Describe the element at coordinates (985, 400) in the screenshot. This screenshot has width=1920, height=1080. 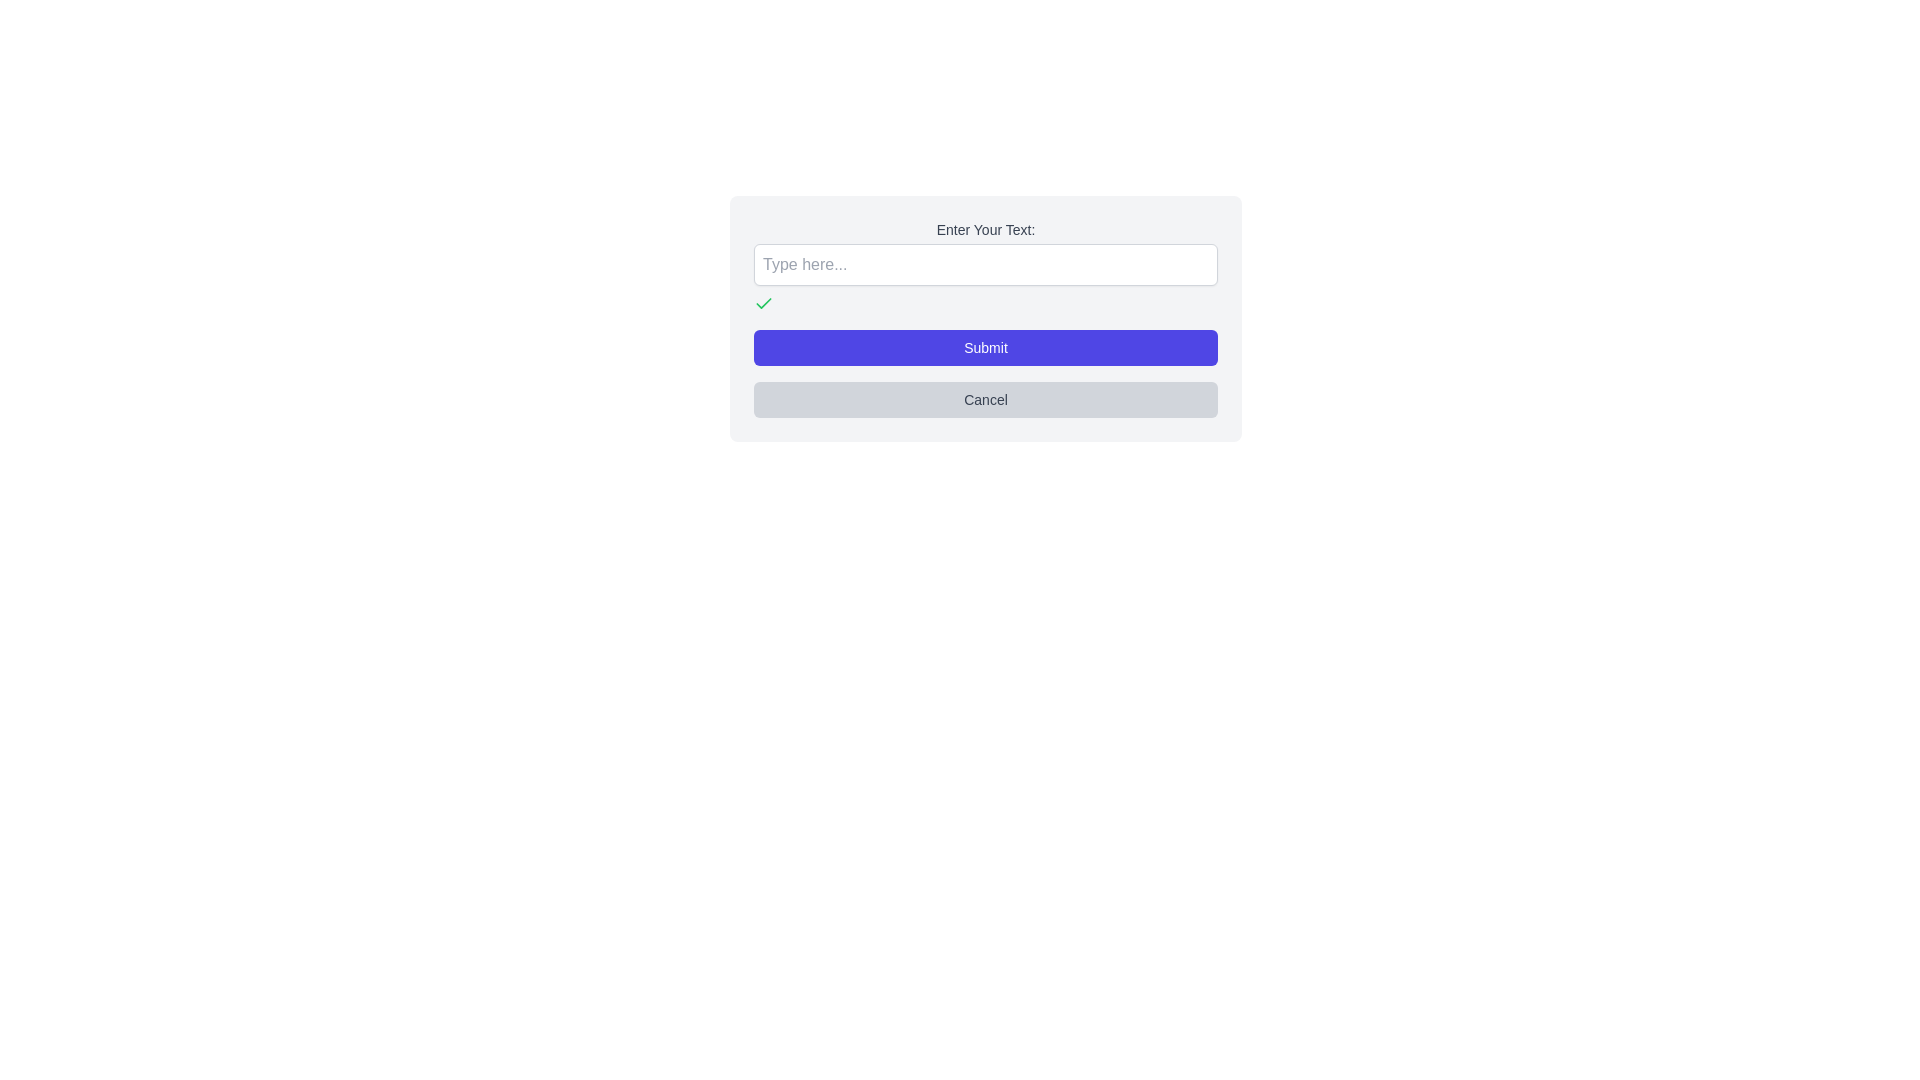
I see `the 'Cancel' button, which is a rectangular button with a light gray background and rounded corners, located below the 'Submit' button` at that location.